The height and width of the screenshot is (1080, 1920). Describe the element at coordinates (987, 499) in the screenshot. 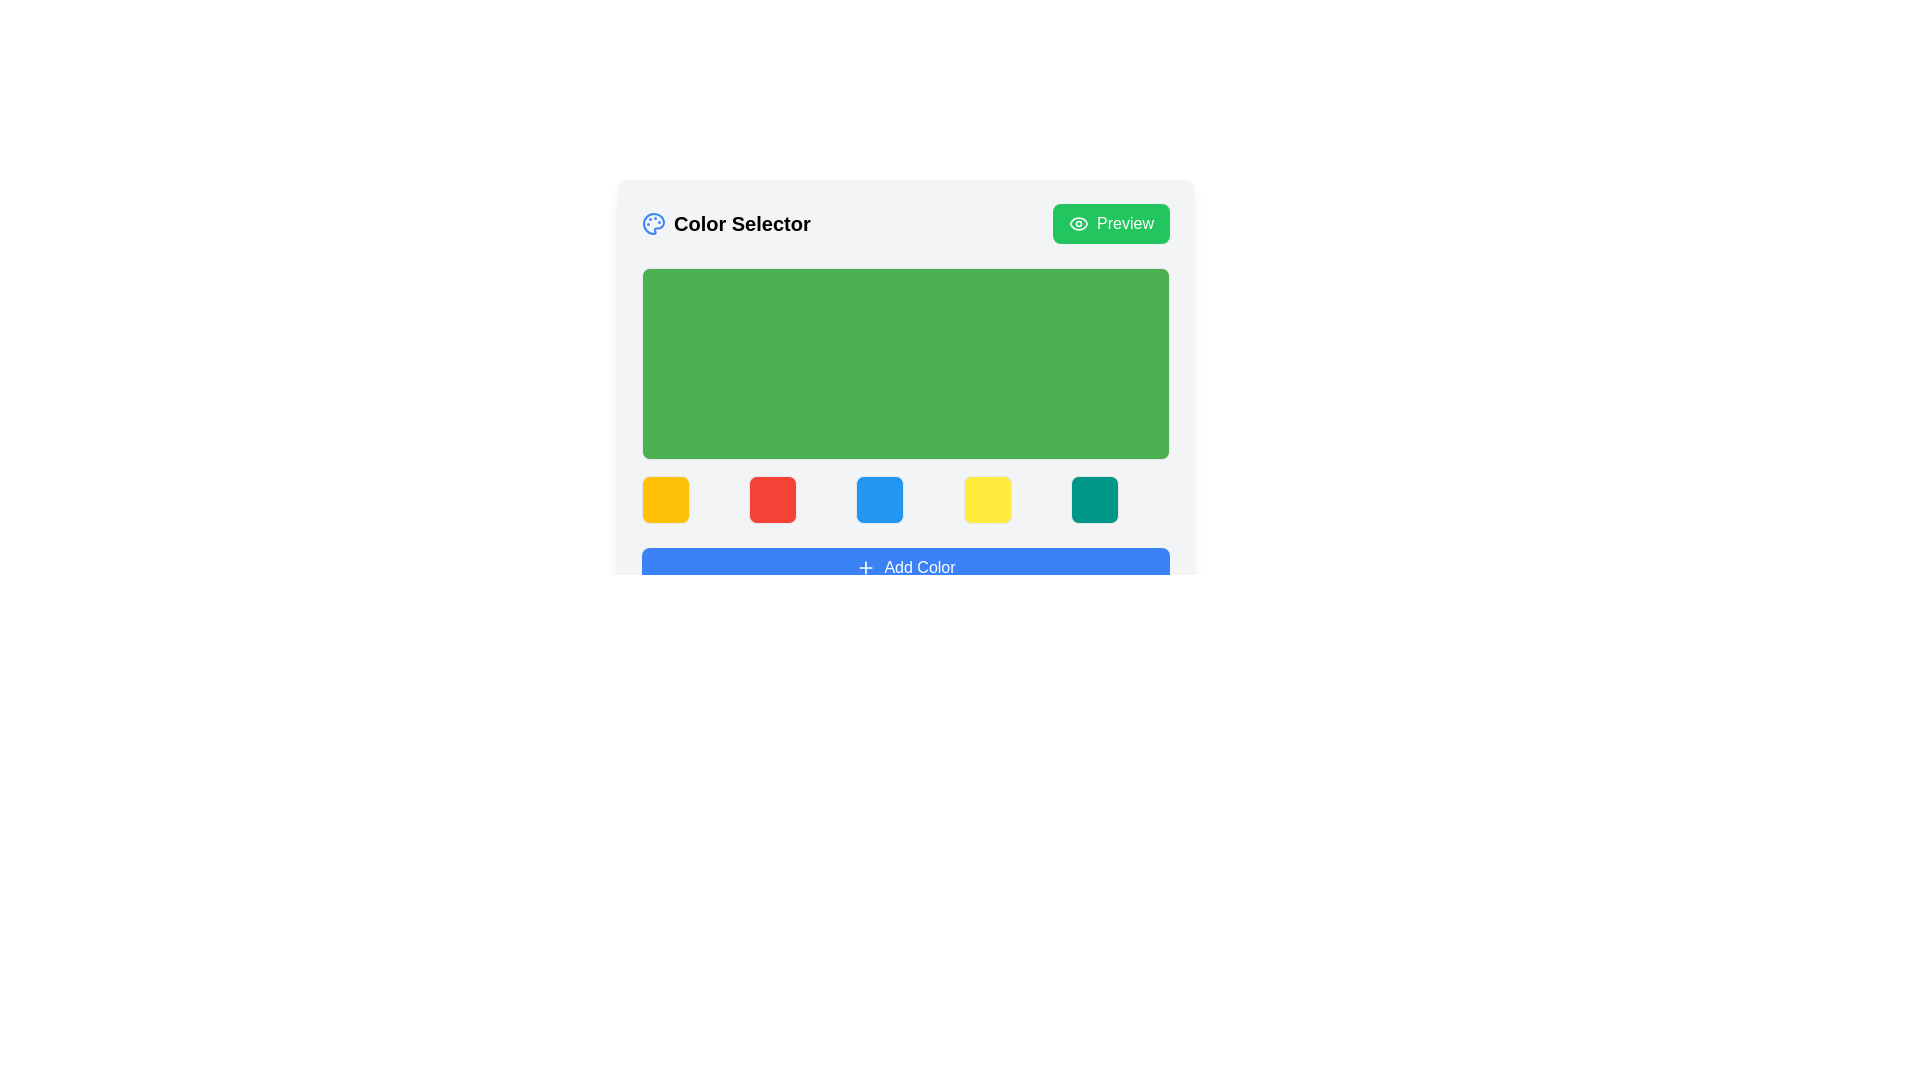

I see `the fourth button in a horizontal grid of five buttons, which serves as a color selector for bright yellow, positioned centrally under a green rectangle and above an 'Add Color' button` at that location.